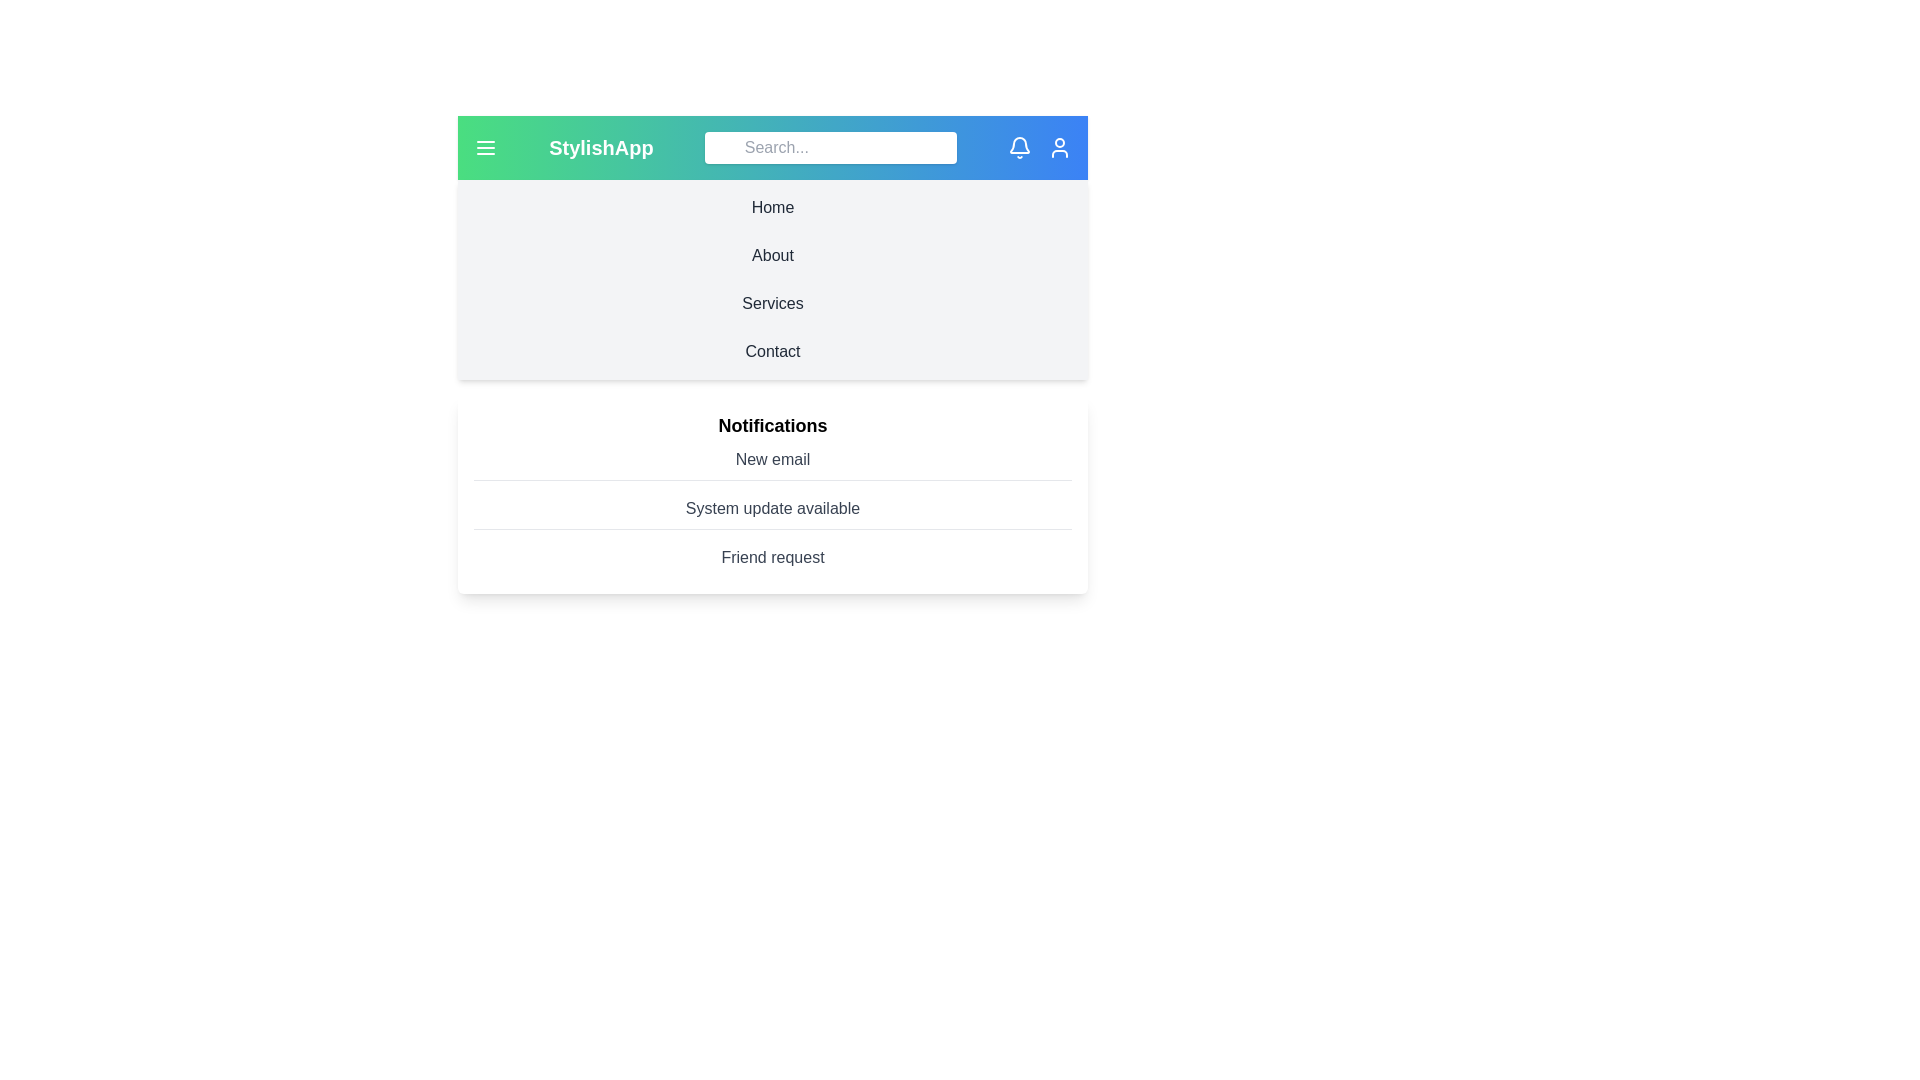 This screenshot has height=1080, width=1920. What do you see at coordinates (771, 254) in the screenshot?
I see `the navigation section About` at bounding box center [771, 254].